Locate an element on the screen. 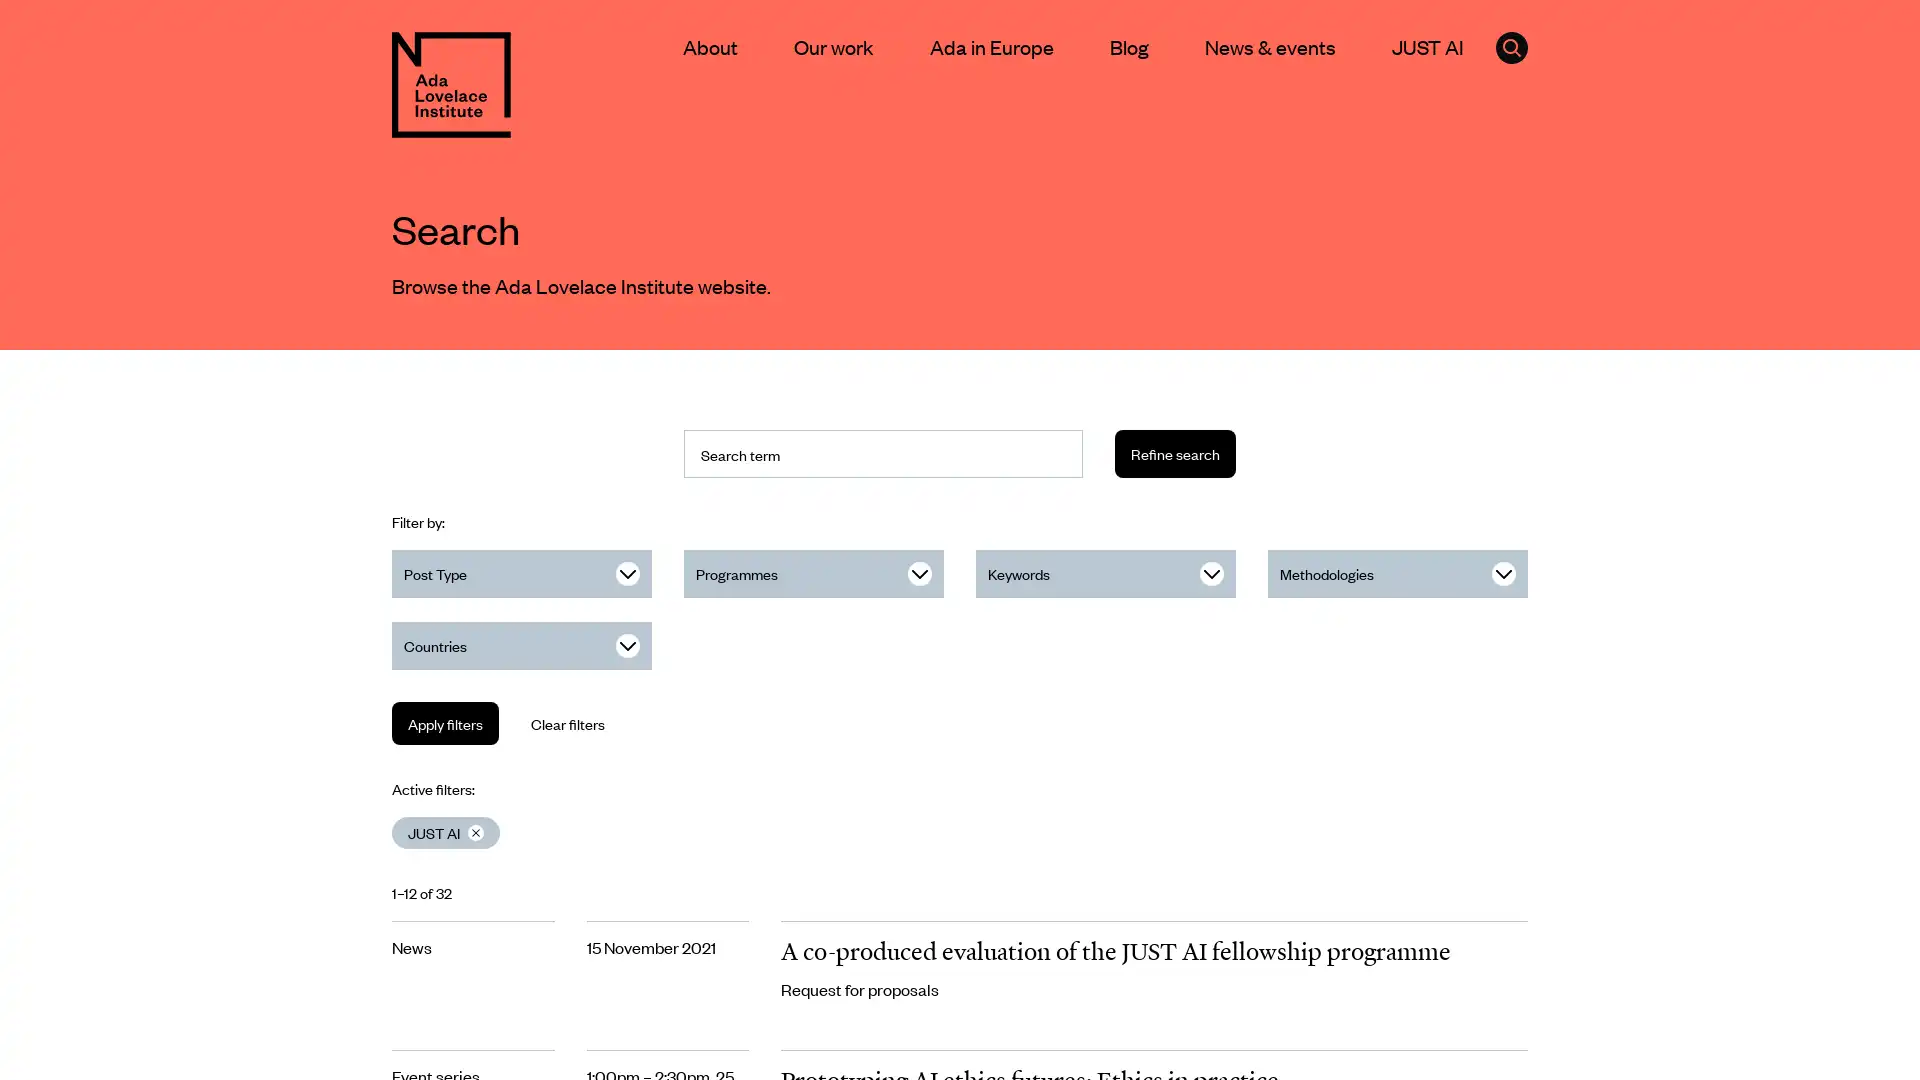  Post Type is located at coordinates (522, 574).